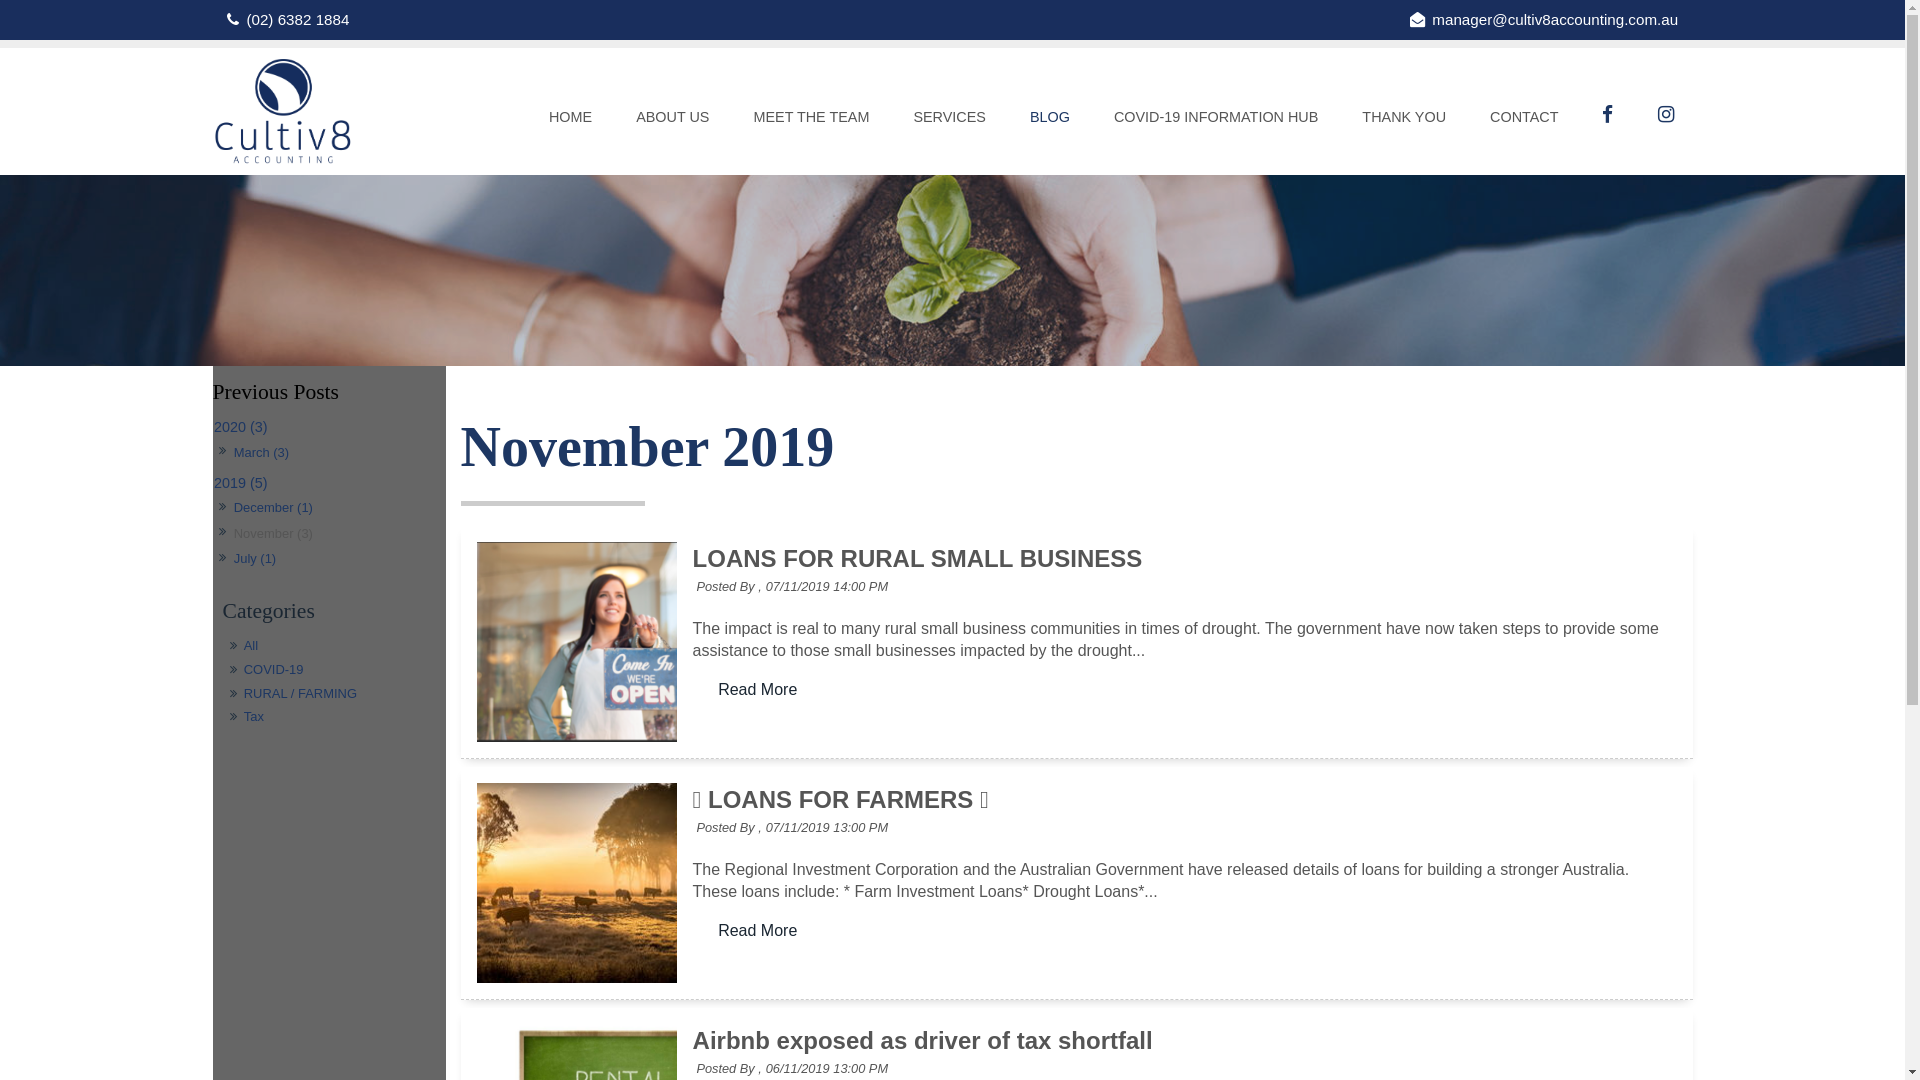  Describe the element at coordinates (231, 452) in the screenshot. I see `'March (3)'` at that location.